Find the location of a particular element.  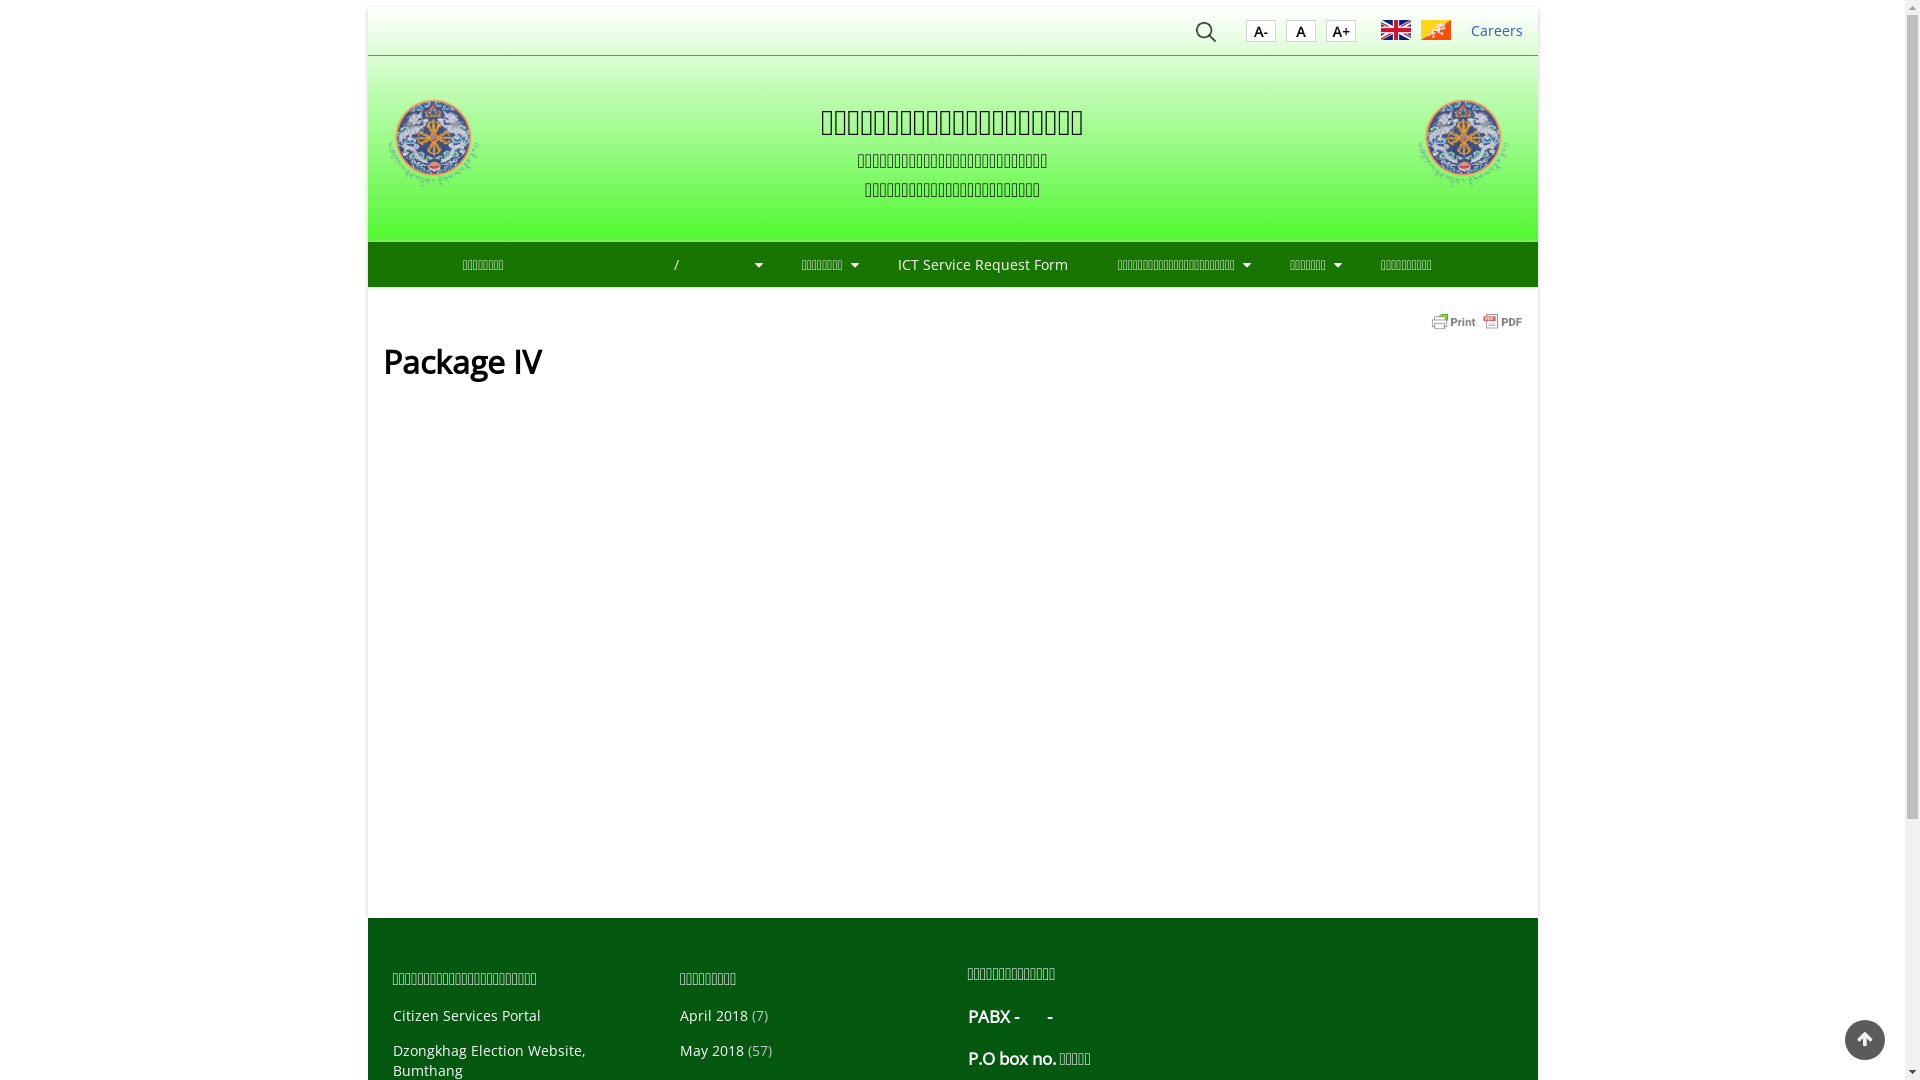

'Back to Top' is located at coordinates (1864, 1039).